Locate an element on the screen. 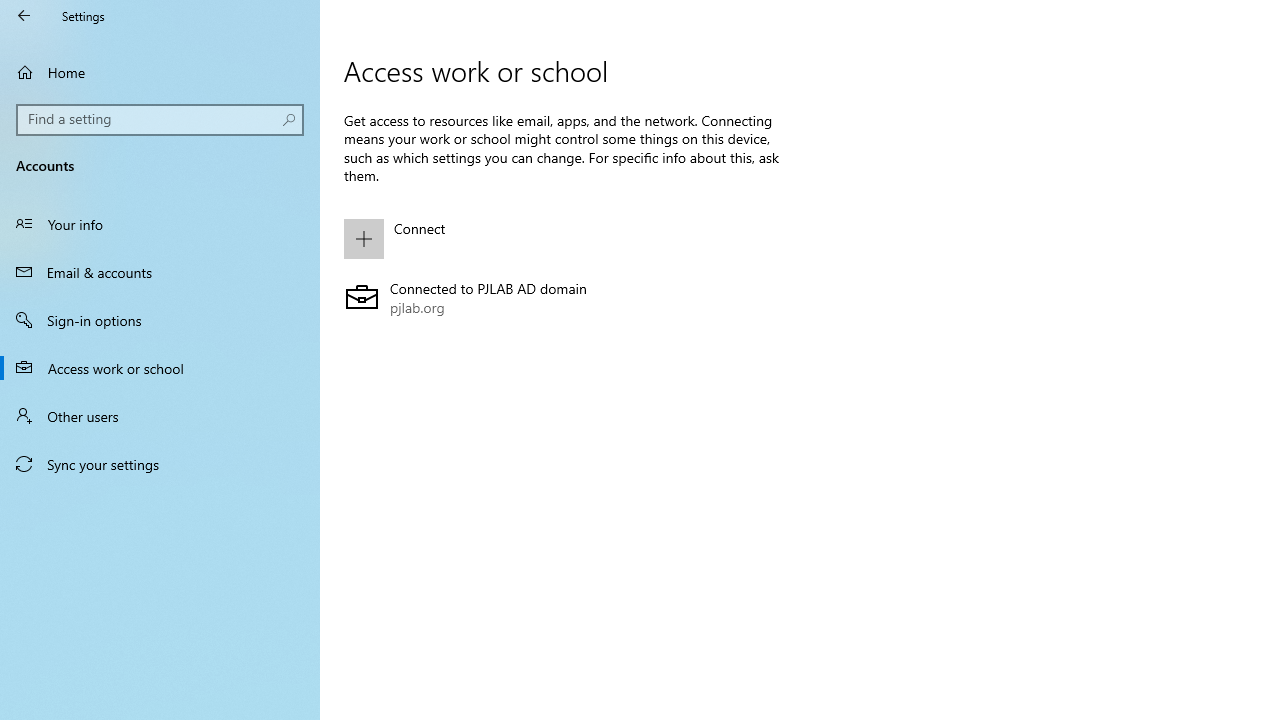 The image size is (1280, 720). 'Sync your settings' is located at coordinates (160, 464).